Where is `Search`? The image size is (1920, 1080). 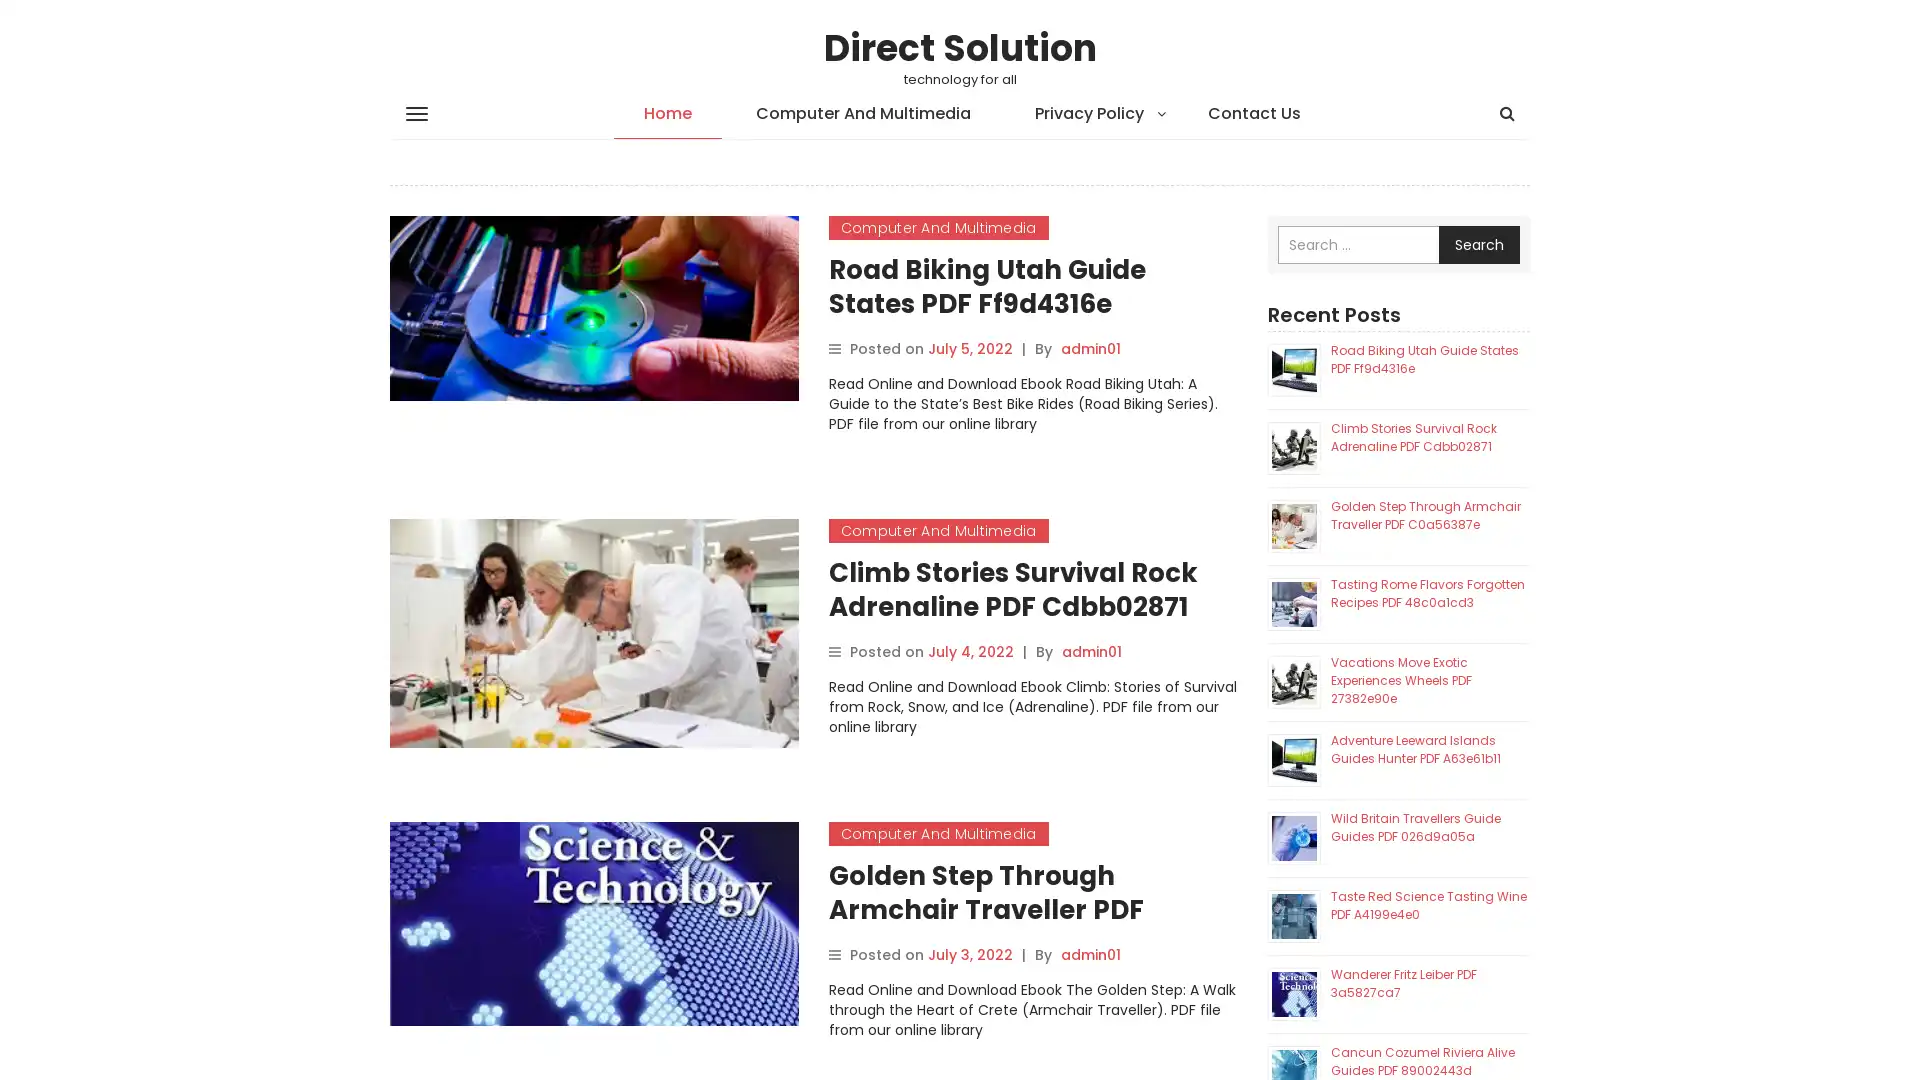 Search is located at coordinates (1479, 244).